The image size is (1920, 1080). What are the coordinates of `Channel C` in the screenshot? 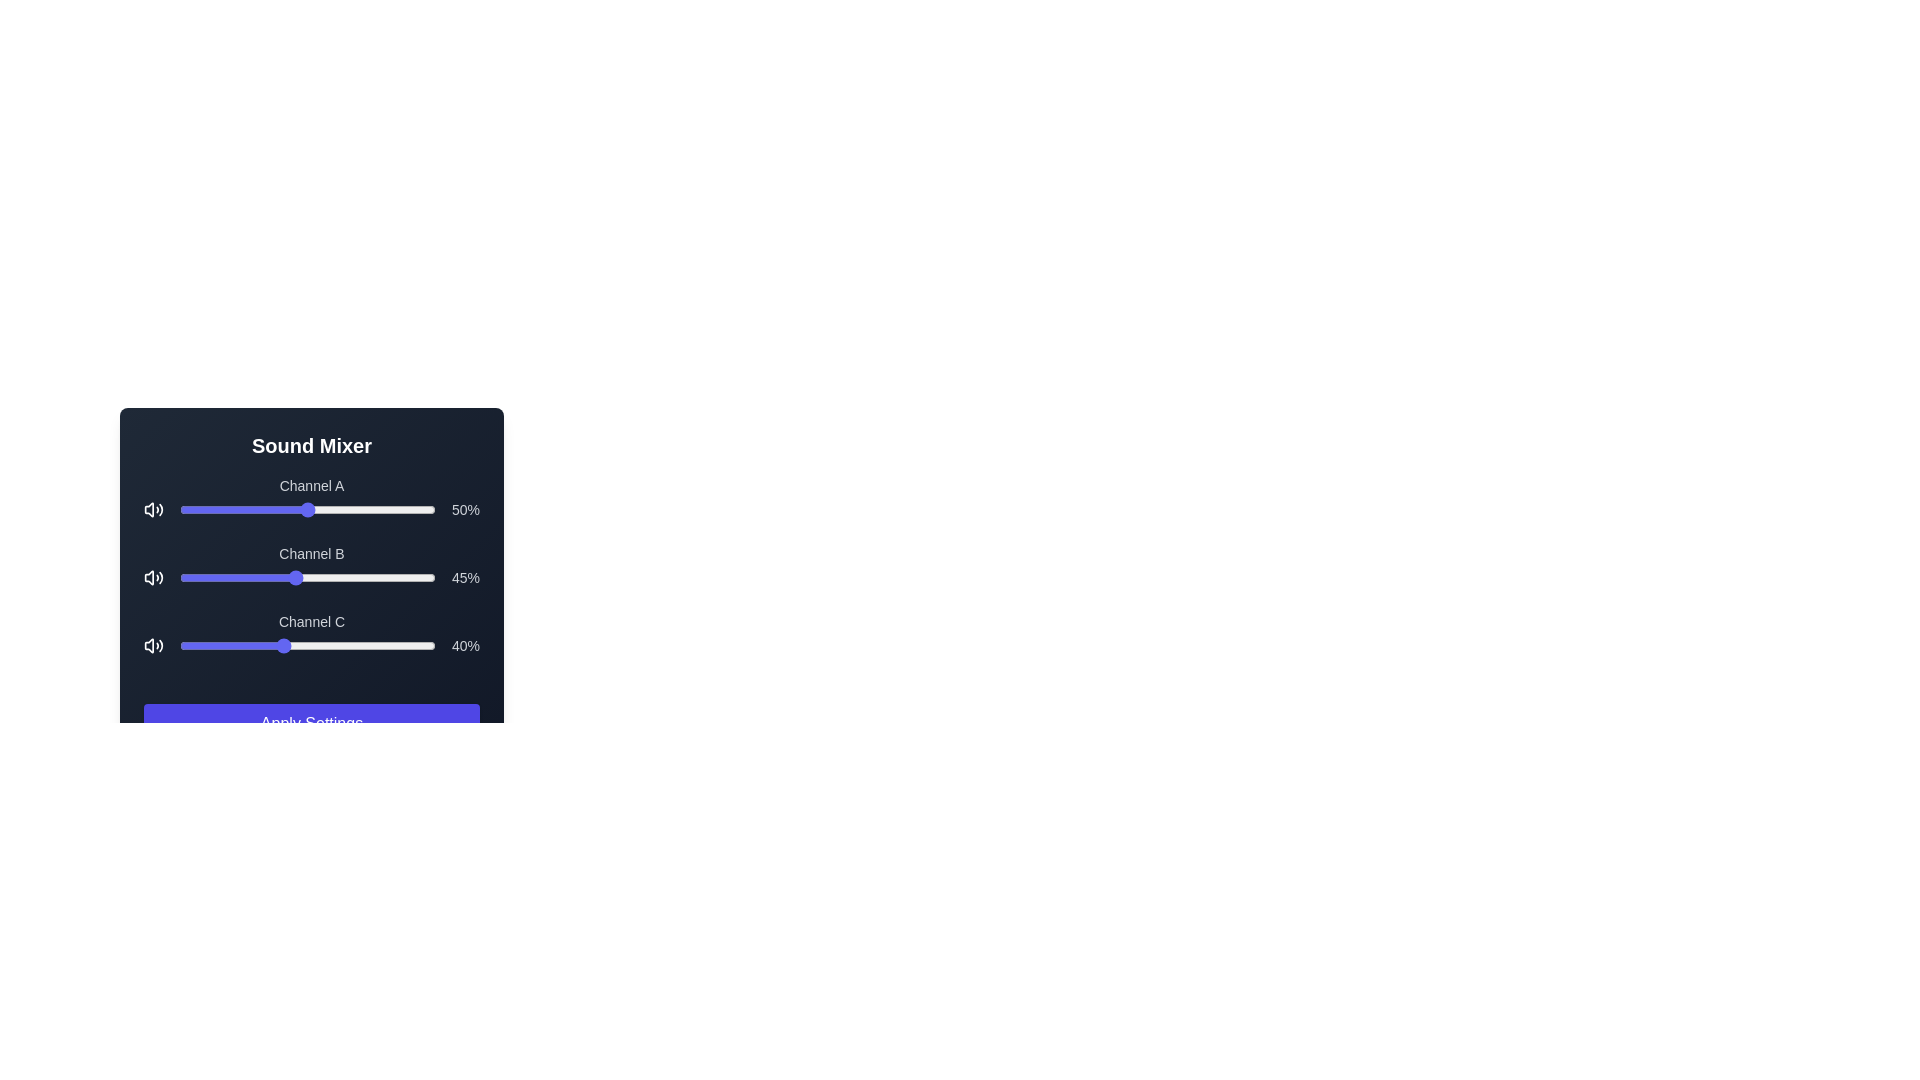 It's located at (260, 645).